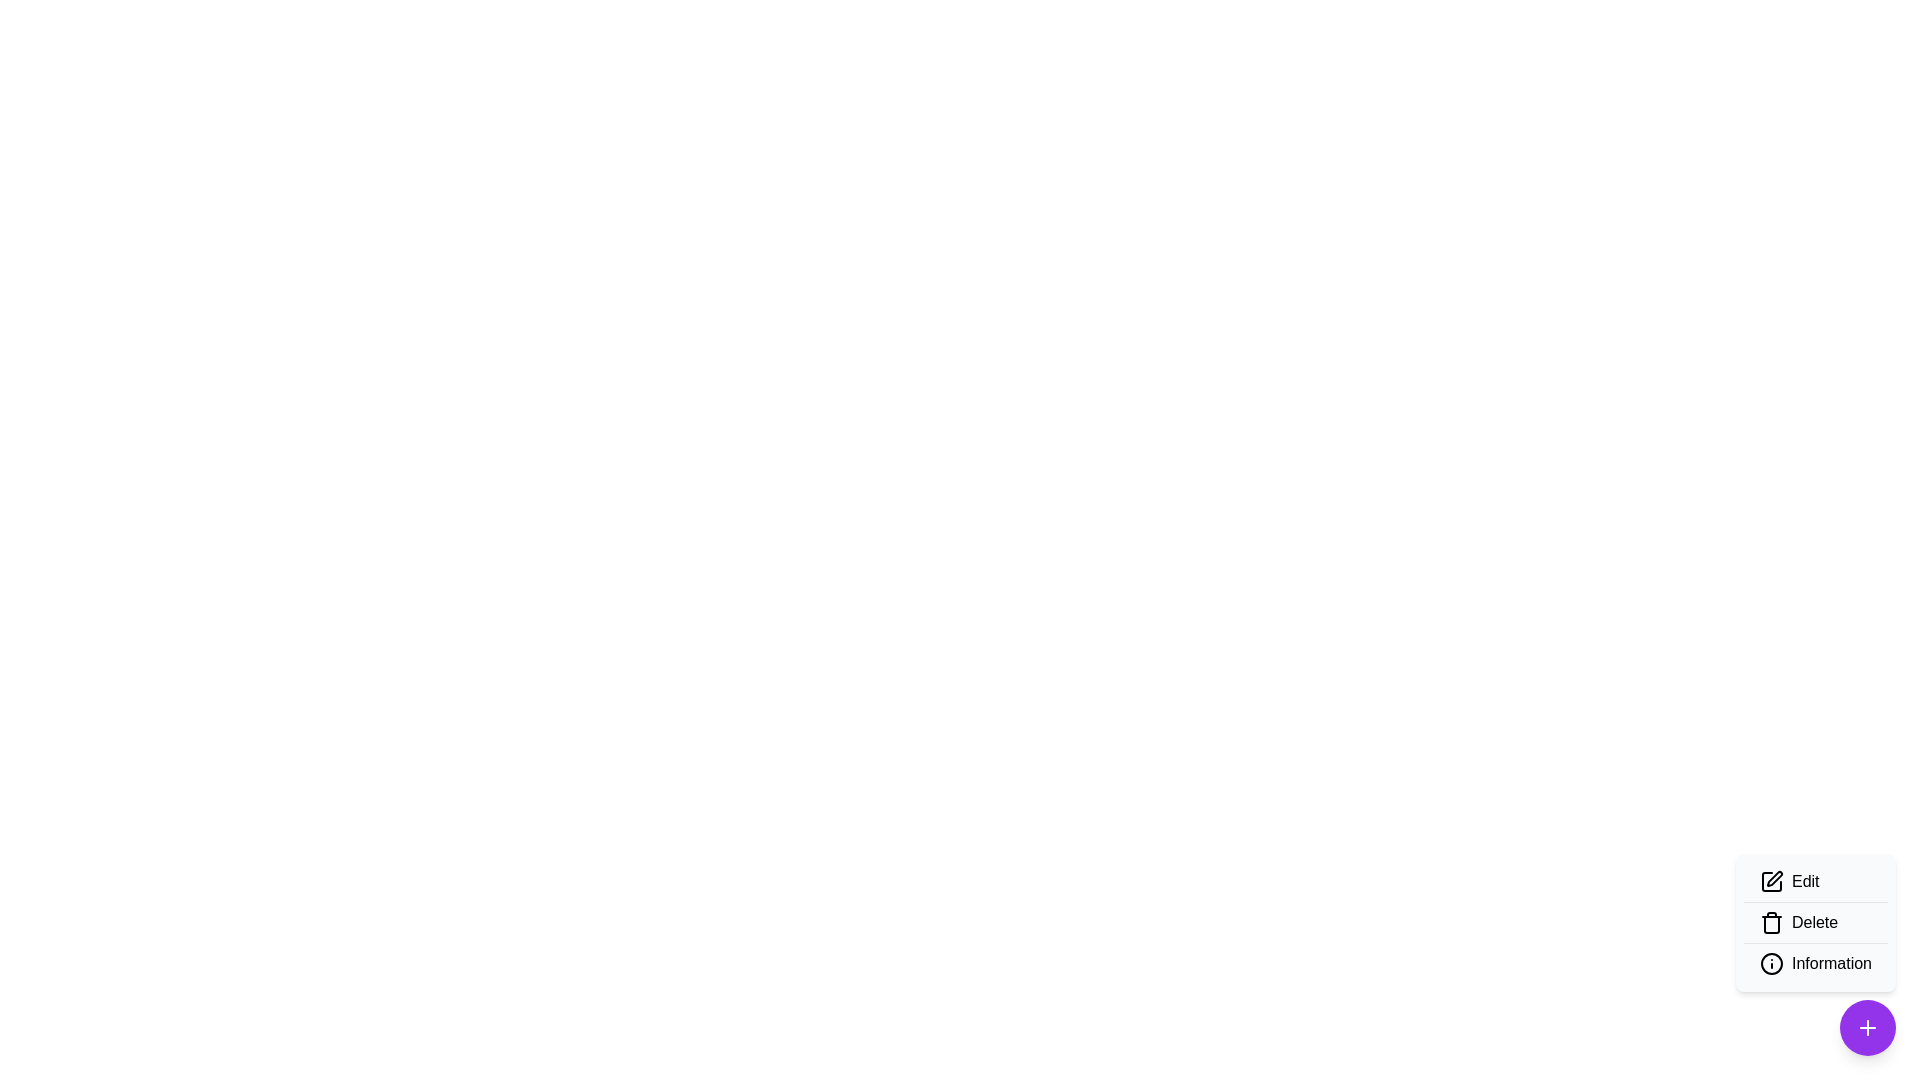 The image size is (1920, 1080). I want to click on the 'Edit' icon located at the top of the floating menu, so click(1775, 878).